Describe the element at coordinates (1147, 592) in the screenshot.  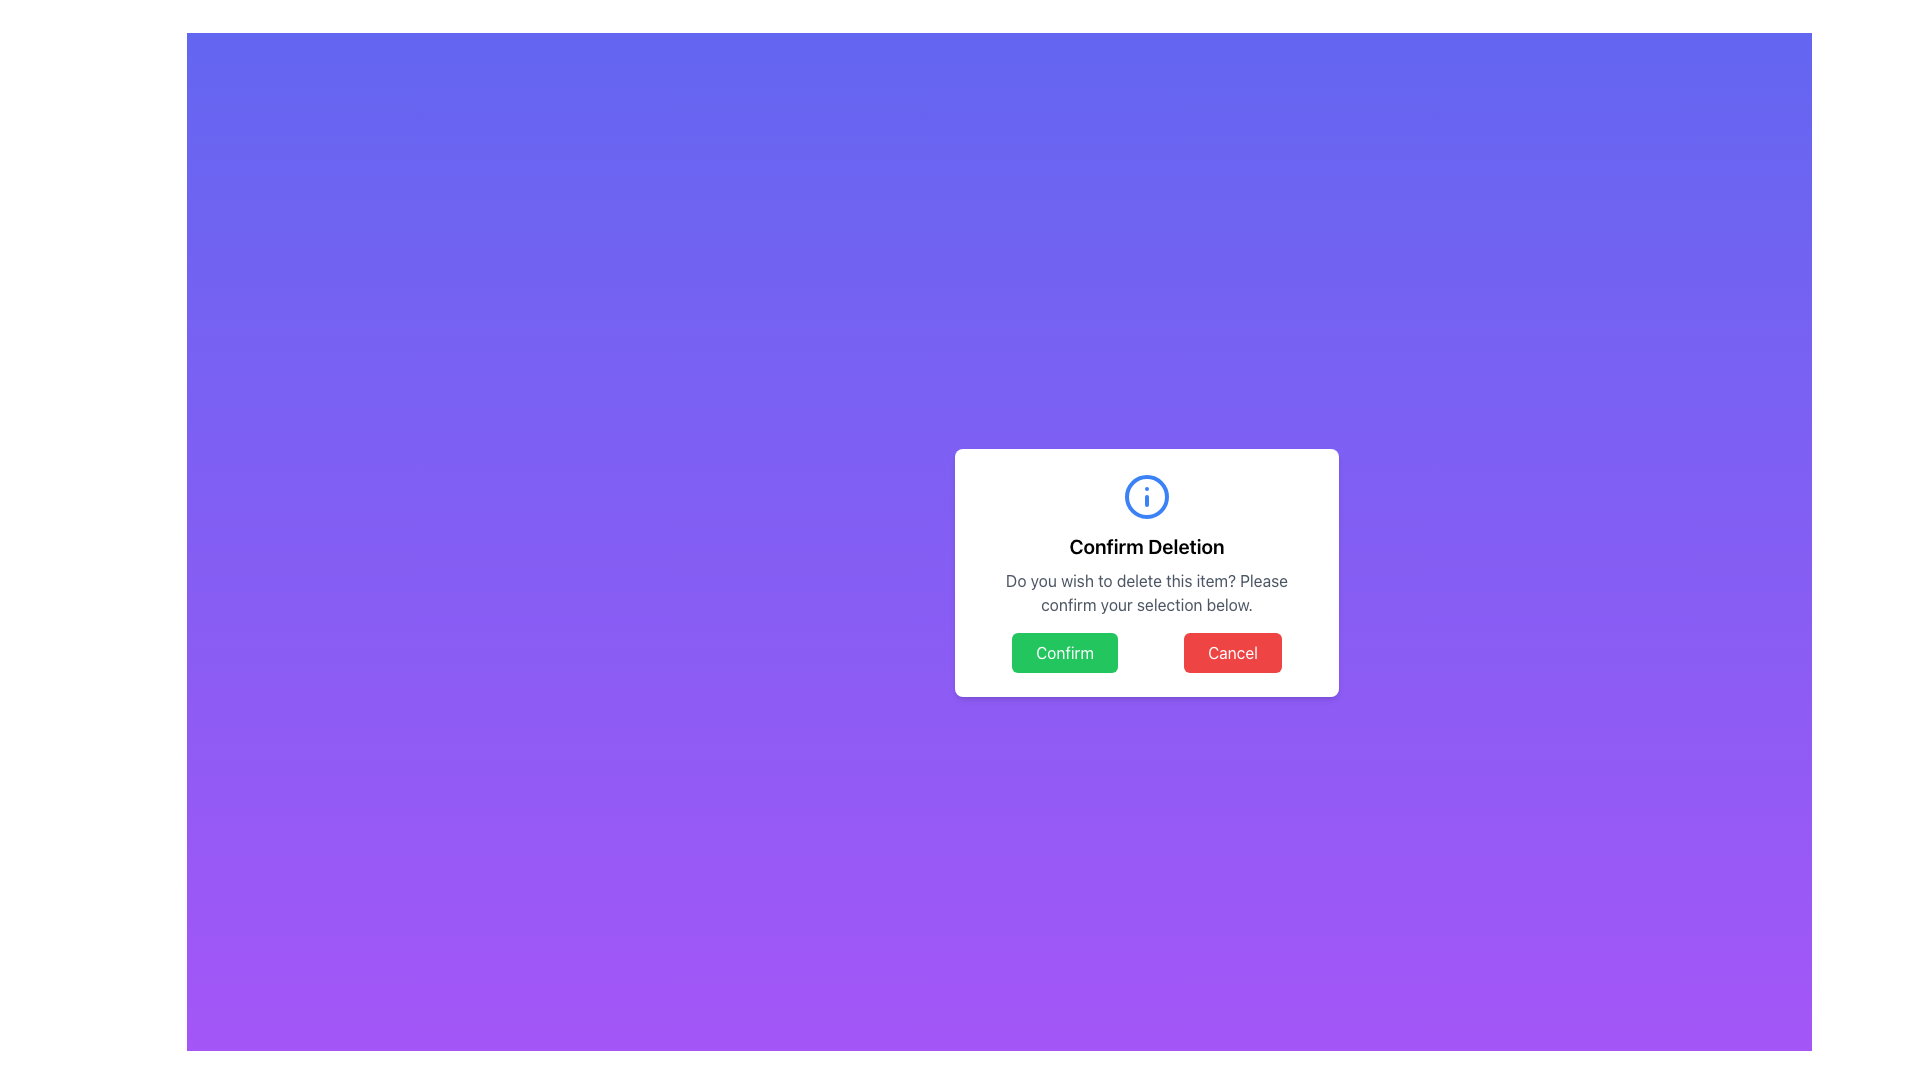
I see `informational text that asks for confirmation on deletion, which is styled in gray and is located in the dialog box beneath the title 'Confirm Deletion'` at that location.